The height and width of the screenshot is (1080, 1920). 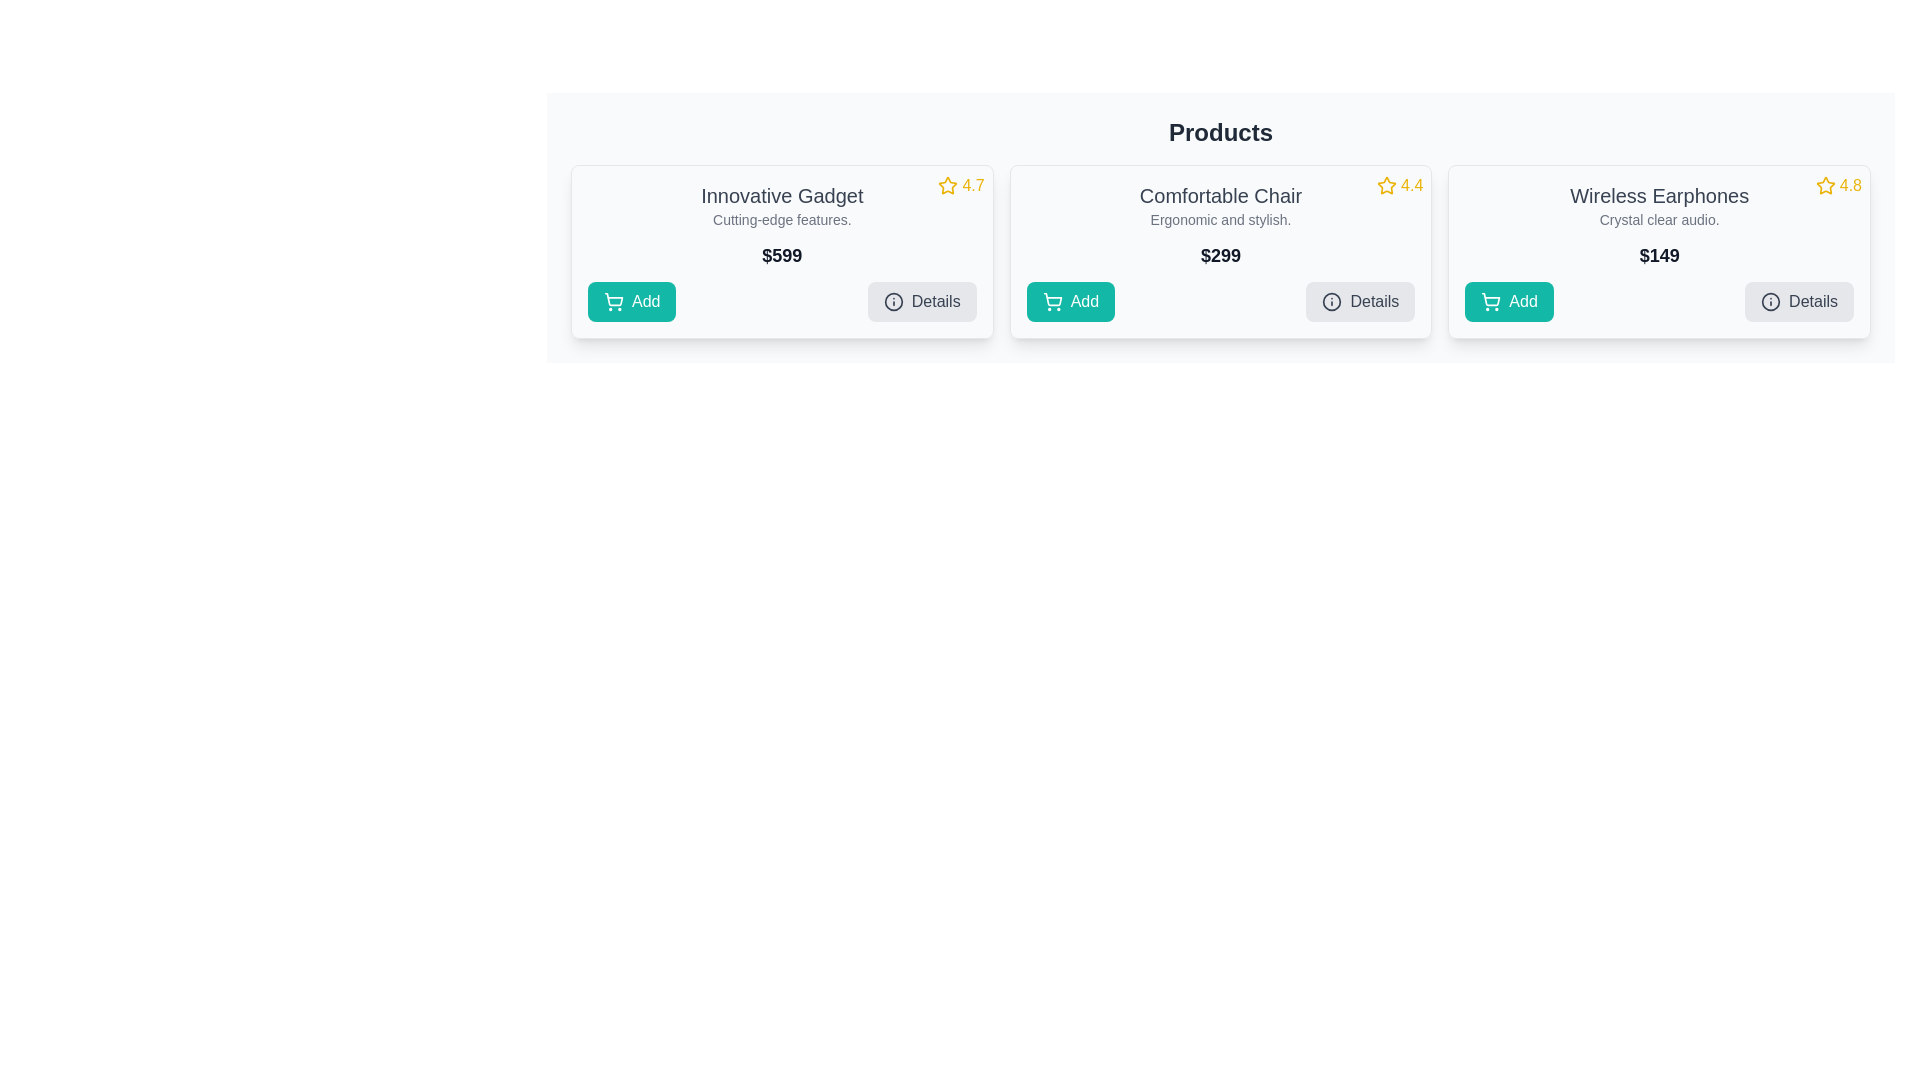 I want to click on the star rating icon in the top-right corner of the 'Wireless Earphones' product card to provide a rating, so click(x=1825, y=185).